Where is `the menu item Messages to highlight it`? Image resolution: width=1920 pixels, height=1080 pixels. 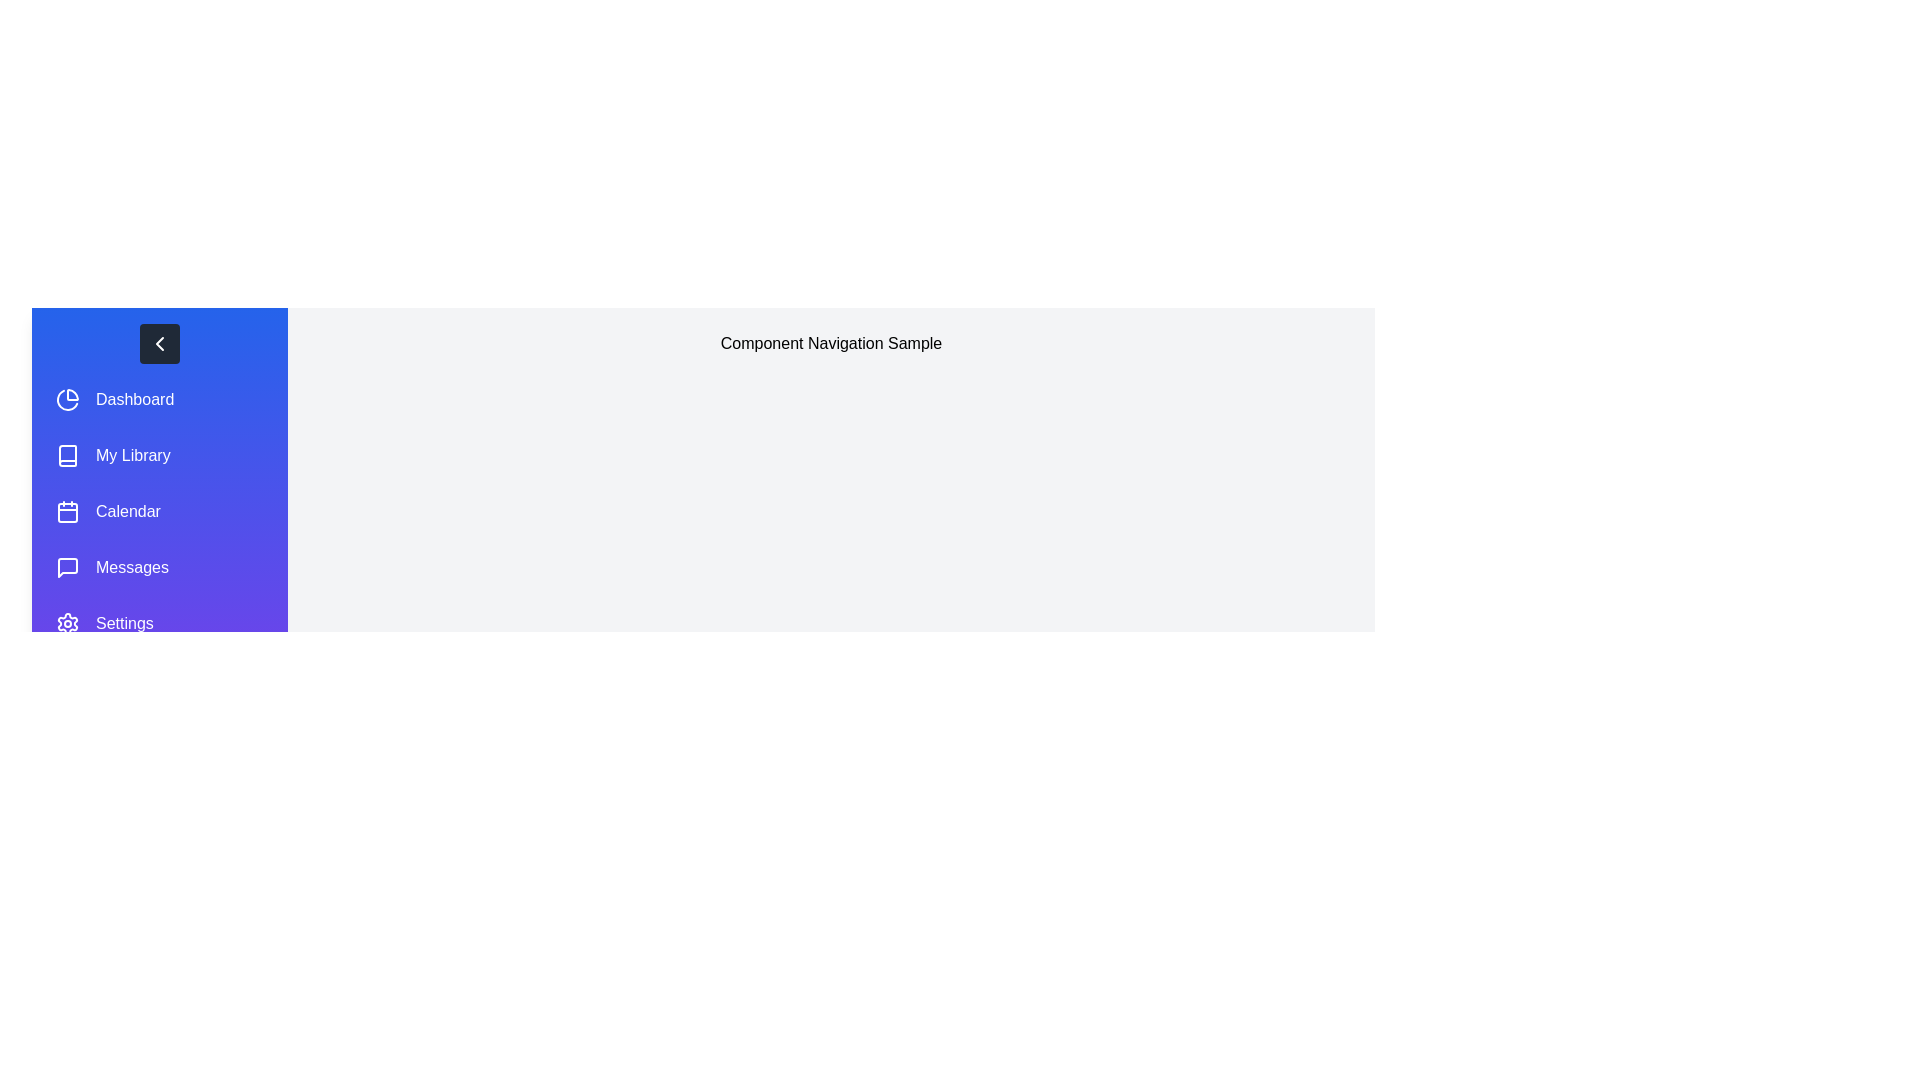 the menu item Messages to highlight it is located at coordinates (158, 567).